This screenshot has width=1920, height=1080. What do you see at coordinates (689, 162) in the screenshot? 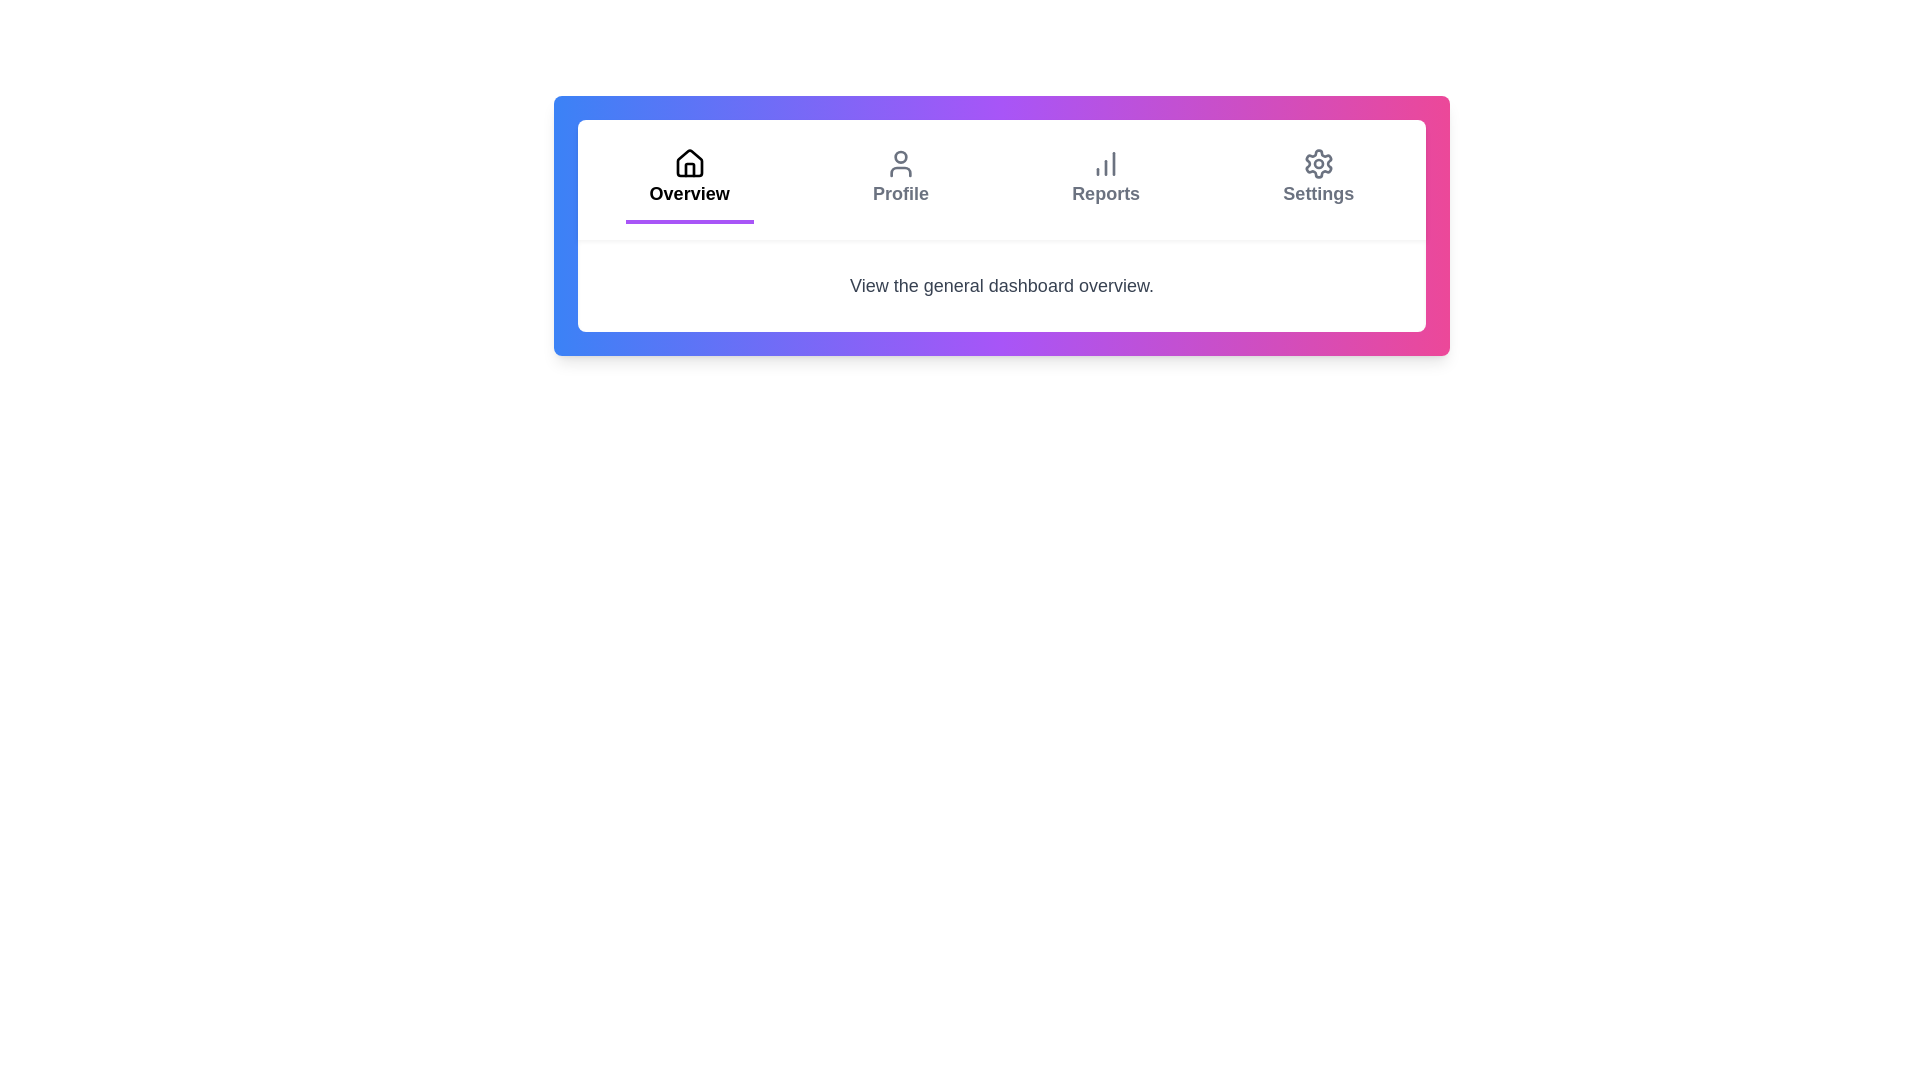
I see `the house icon in the top navigation menu` at bounding box center [689, 162].